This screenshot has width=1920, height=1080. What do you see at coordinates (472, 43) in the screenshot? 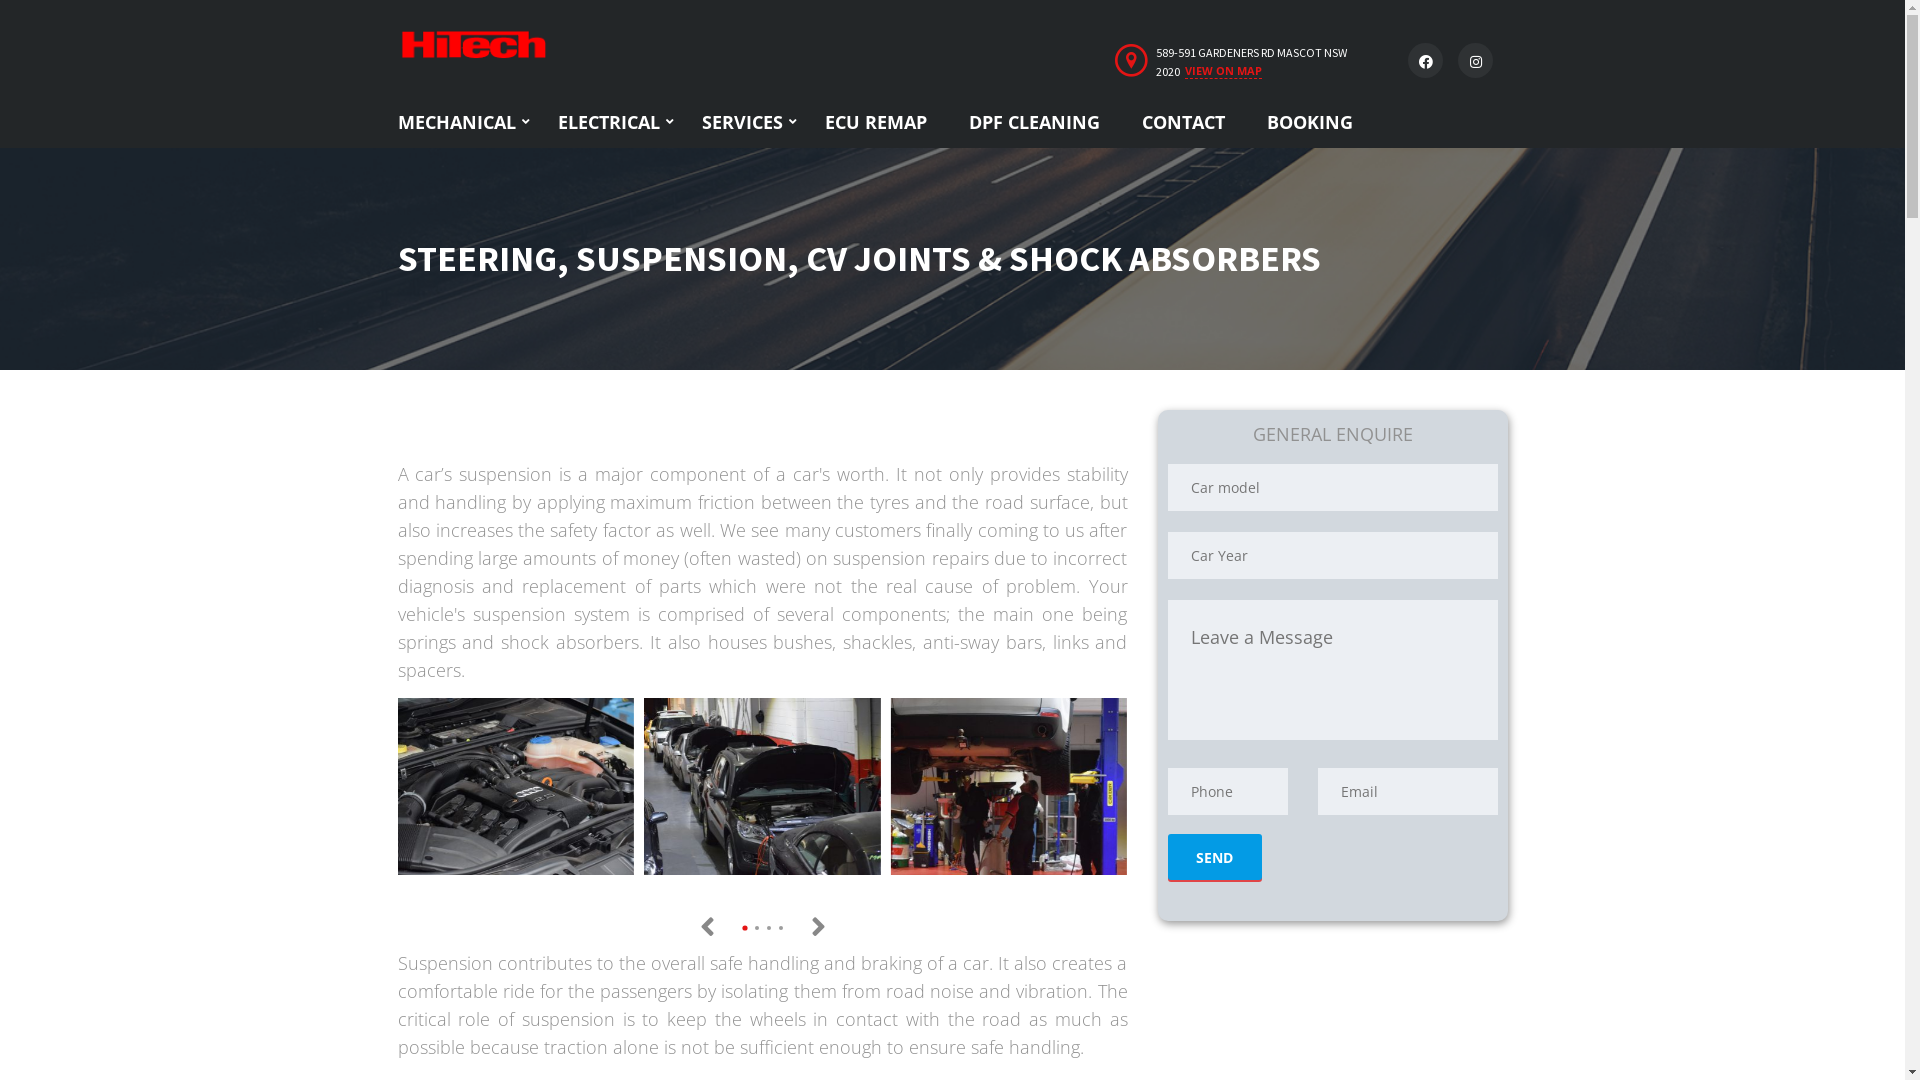
I see `'Home'` at bounding box center [472, 43].